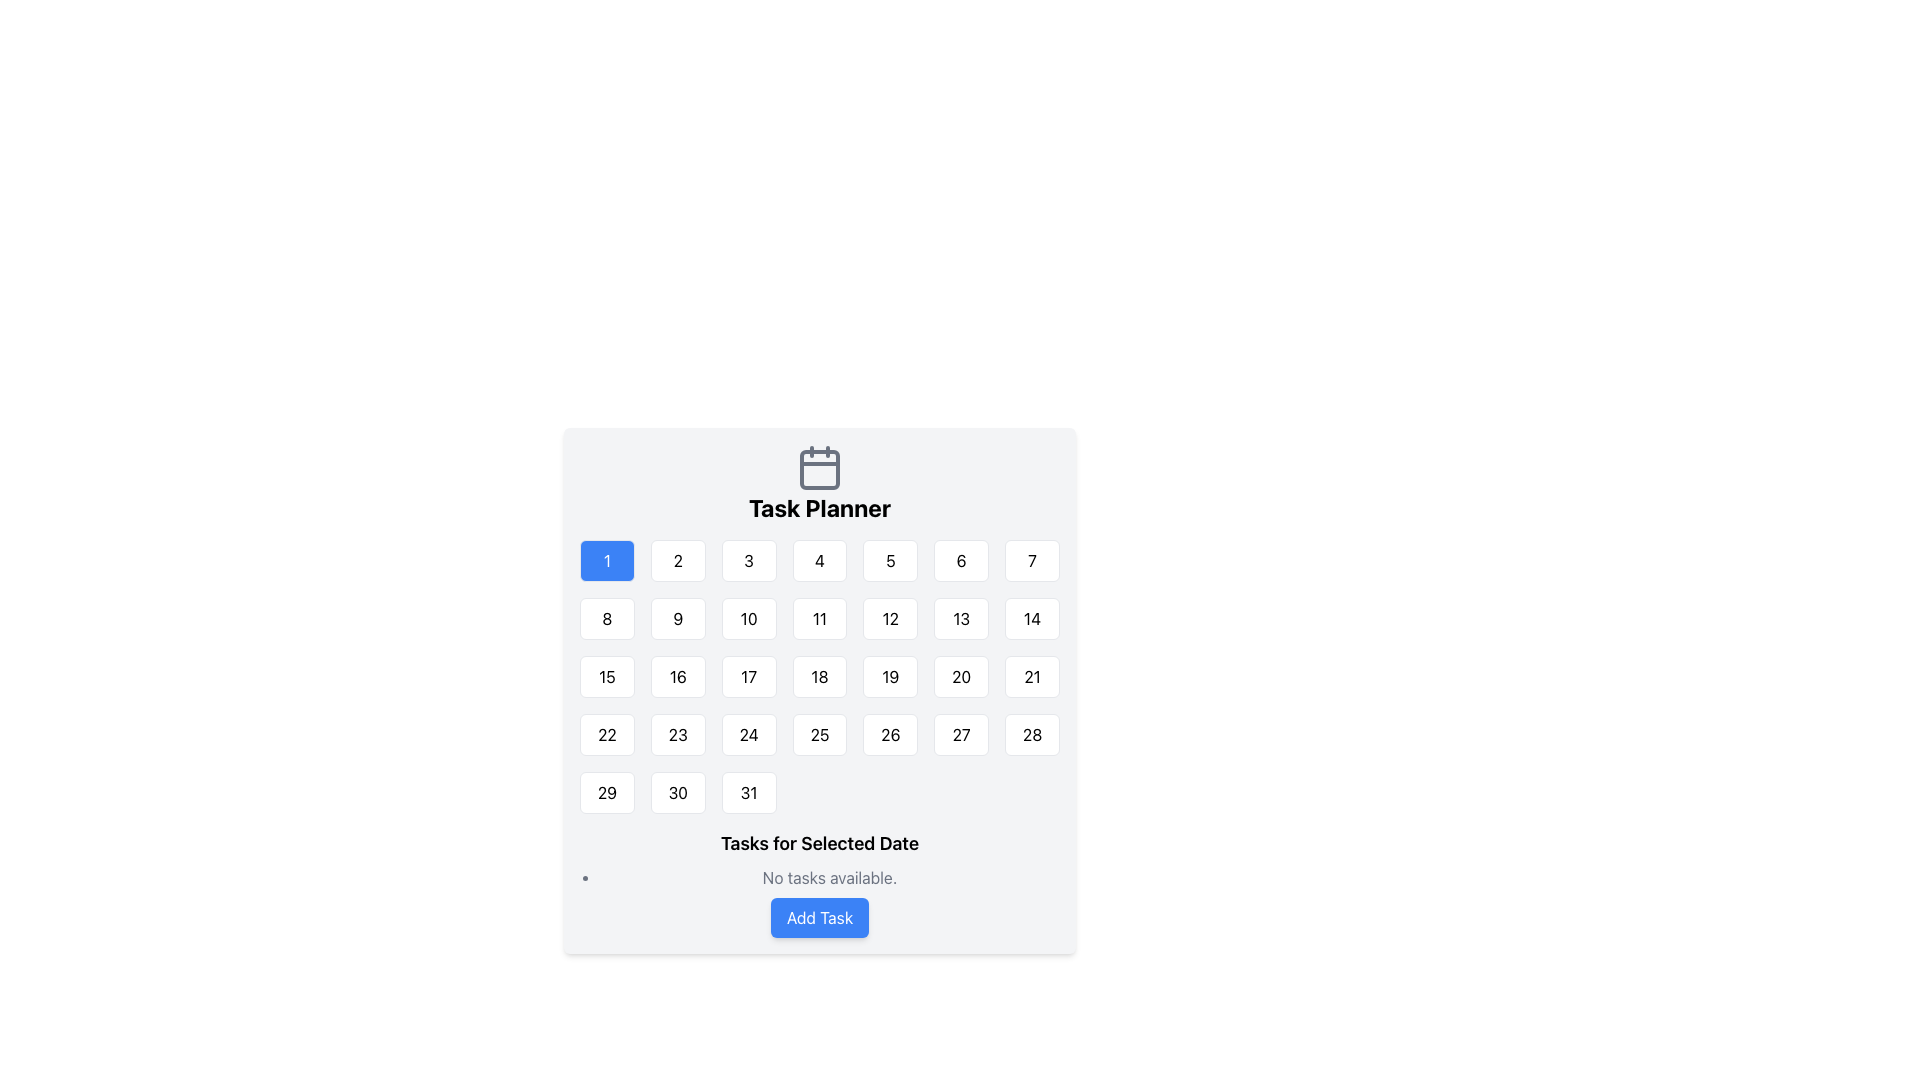 The image size is (1920, 1080). Describe the element at coordinates (830, 877) in the screenshot. I see `the 'No Tasks' text label that informs users about the absence of tasks for the selected date in the task planner, located between the calendar grid and the 'Add Task' button` at that location.